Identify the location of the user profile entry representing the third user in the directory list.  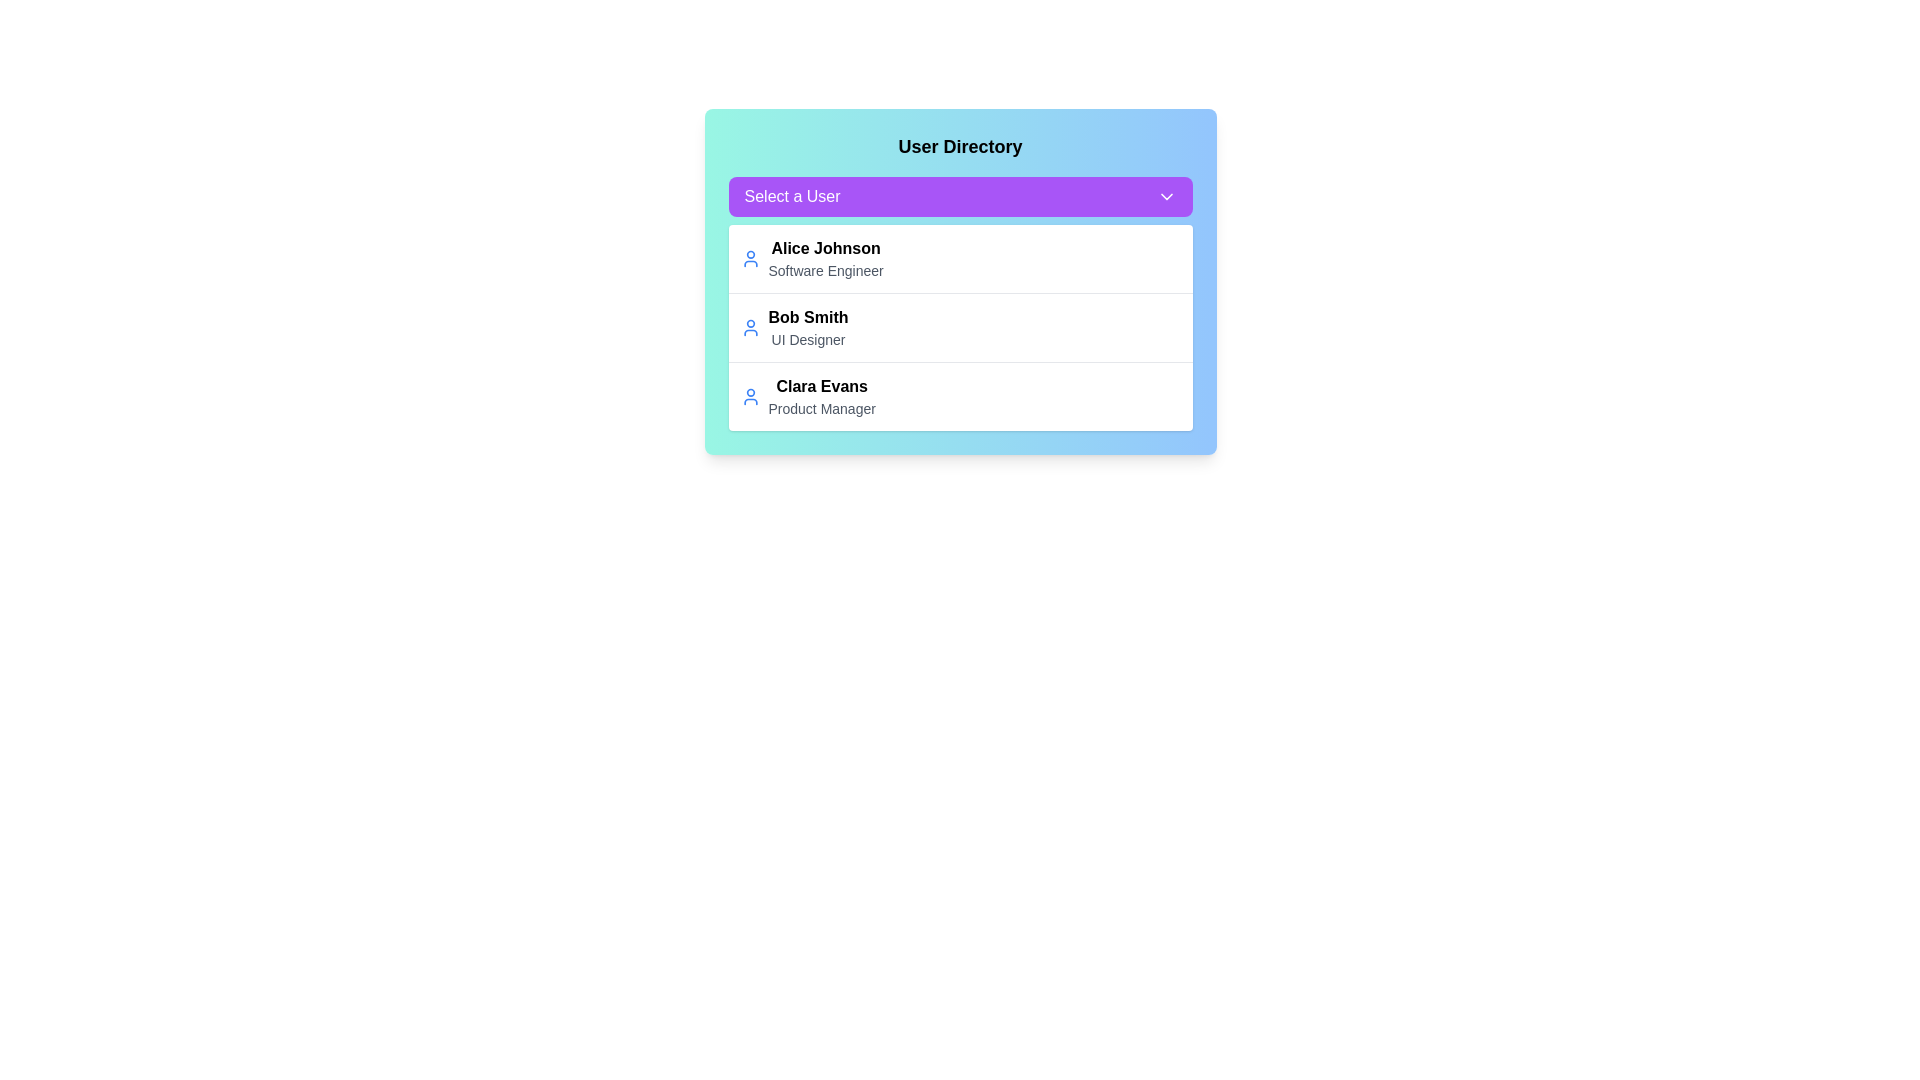
(808, 397).